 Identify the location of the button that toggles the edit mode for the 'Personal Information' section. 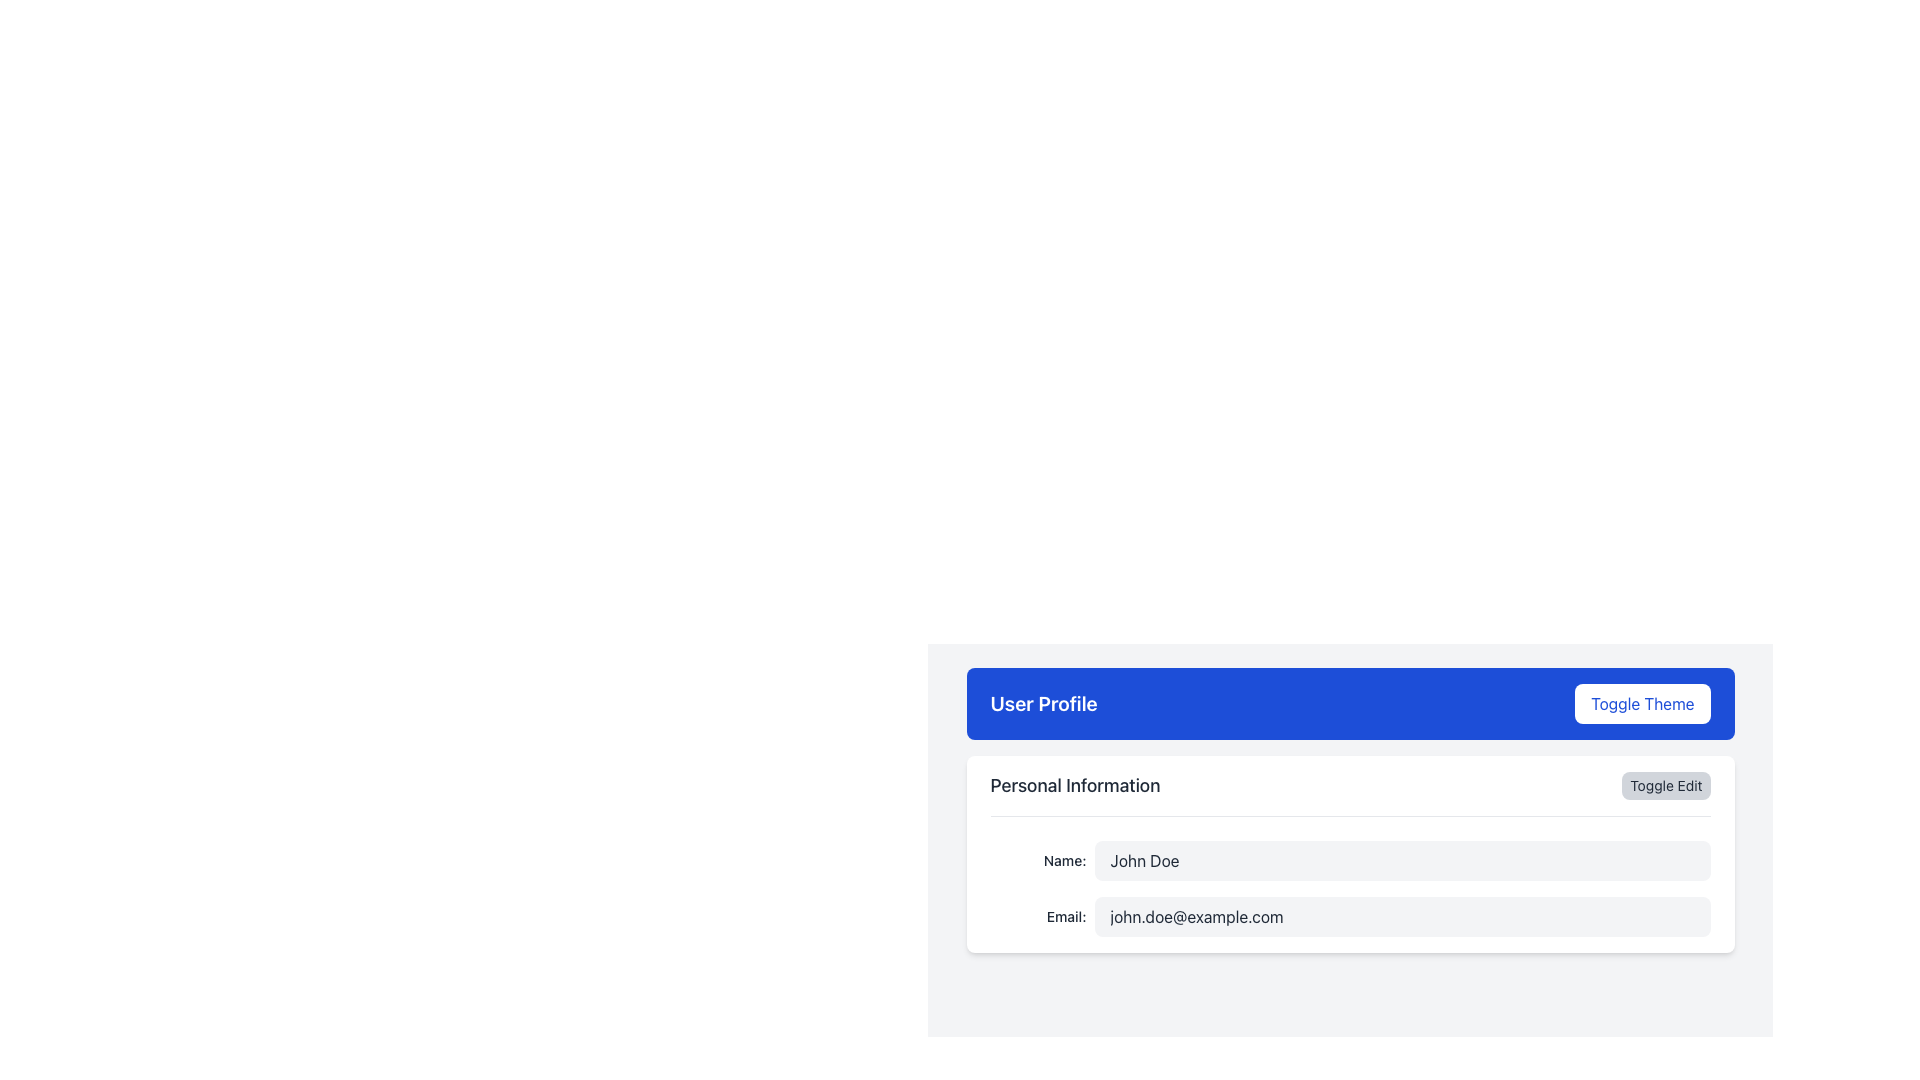
(1666, 785).